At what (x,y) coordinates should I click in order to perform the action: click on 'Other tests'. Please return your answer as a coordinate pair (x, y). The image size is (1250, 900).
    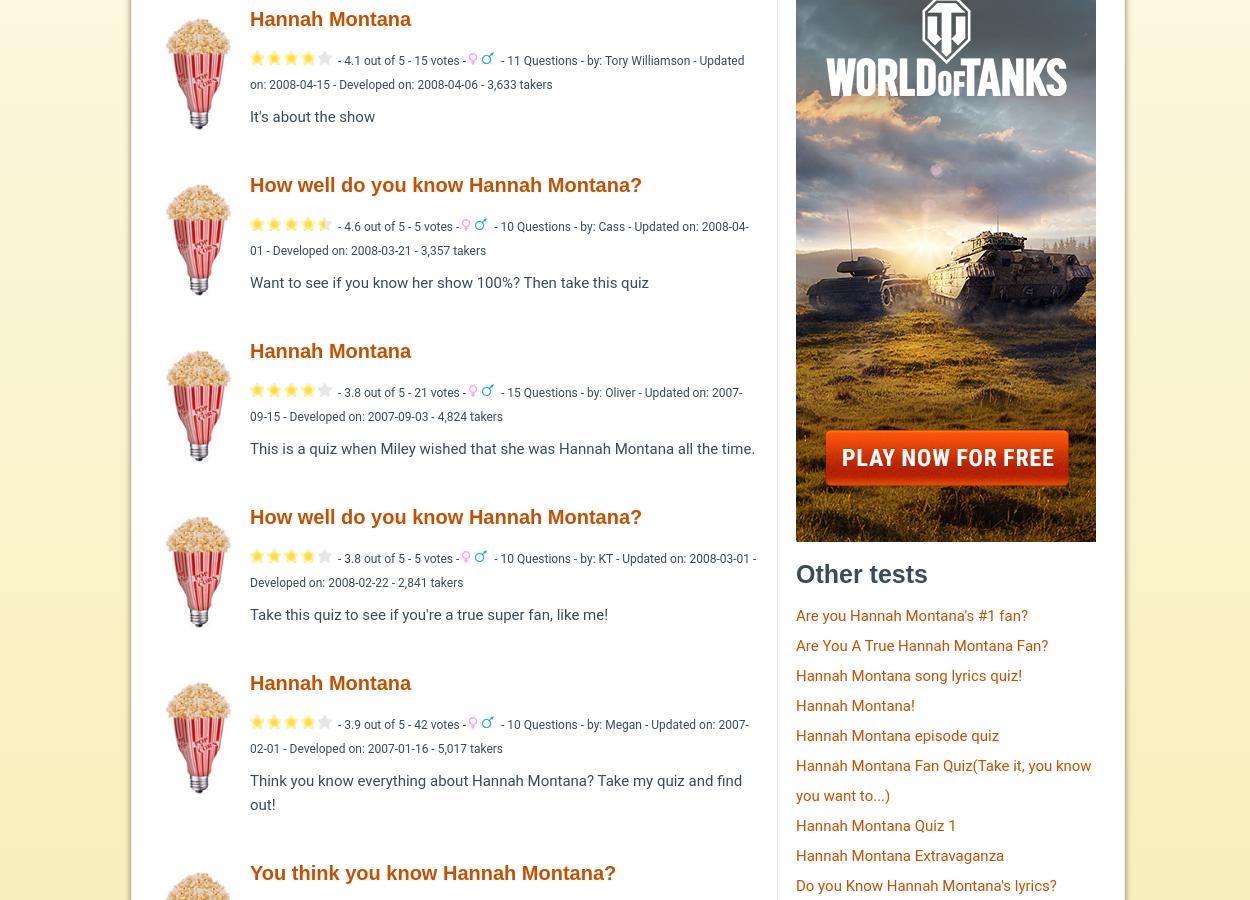
    Looking at the image, I should click on (796, 573).